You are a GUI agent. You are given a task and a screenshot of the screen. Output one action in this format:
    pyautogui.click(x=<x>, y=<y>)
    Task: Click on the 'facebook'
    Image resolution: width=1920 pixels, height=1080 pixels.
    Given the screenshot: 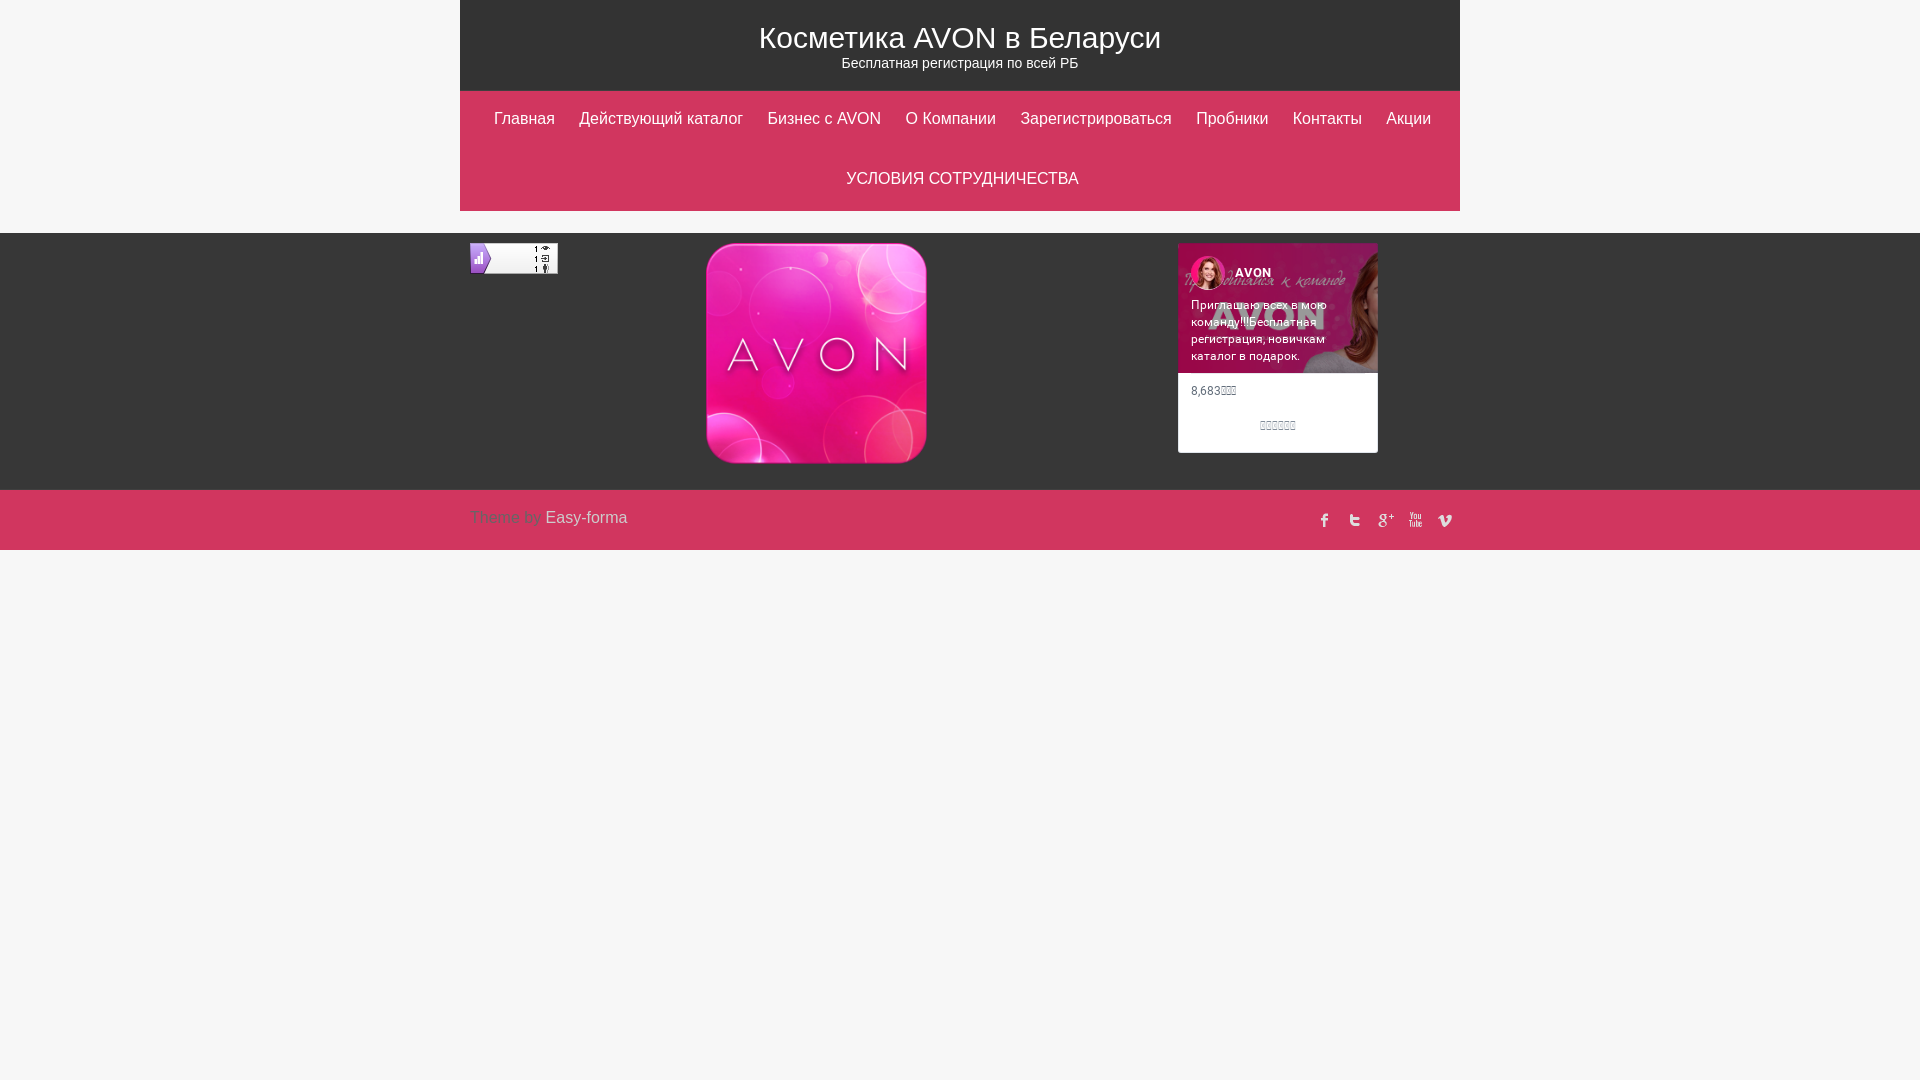 What is the action you would take?
    pyautogui.click(x=1324, y=519)
    